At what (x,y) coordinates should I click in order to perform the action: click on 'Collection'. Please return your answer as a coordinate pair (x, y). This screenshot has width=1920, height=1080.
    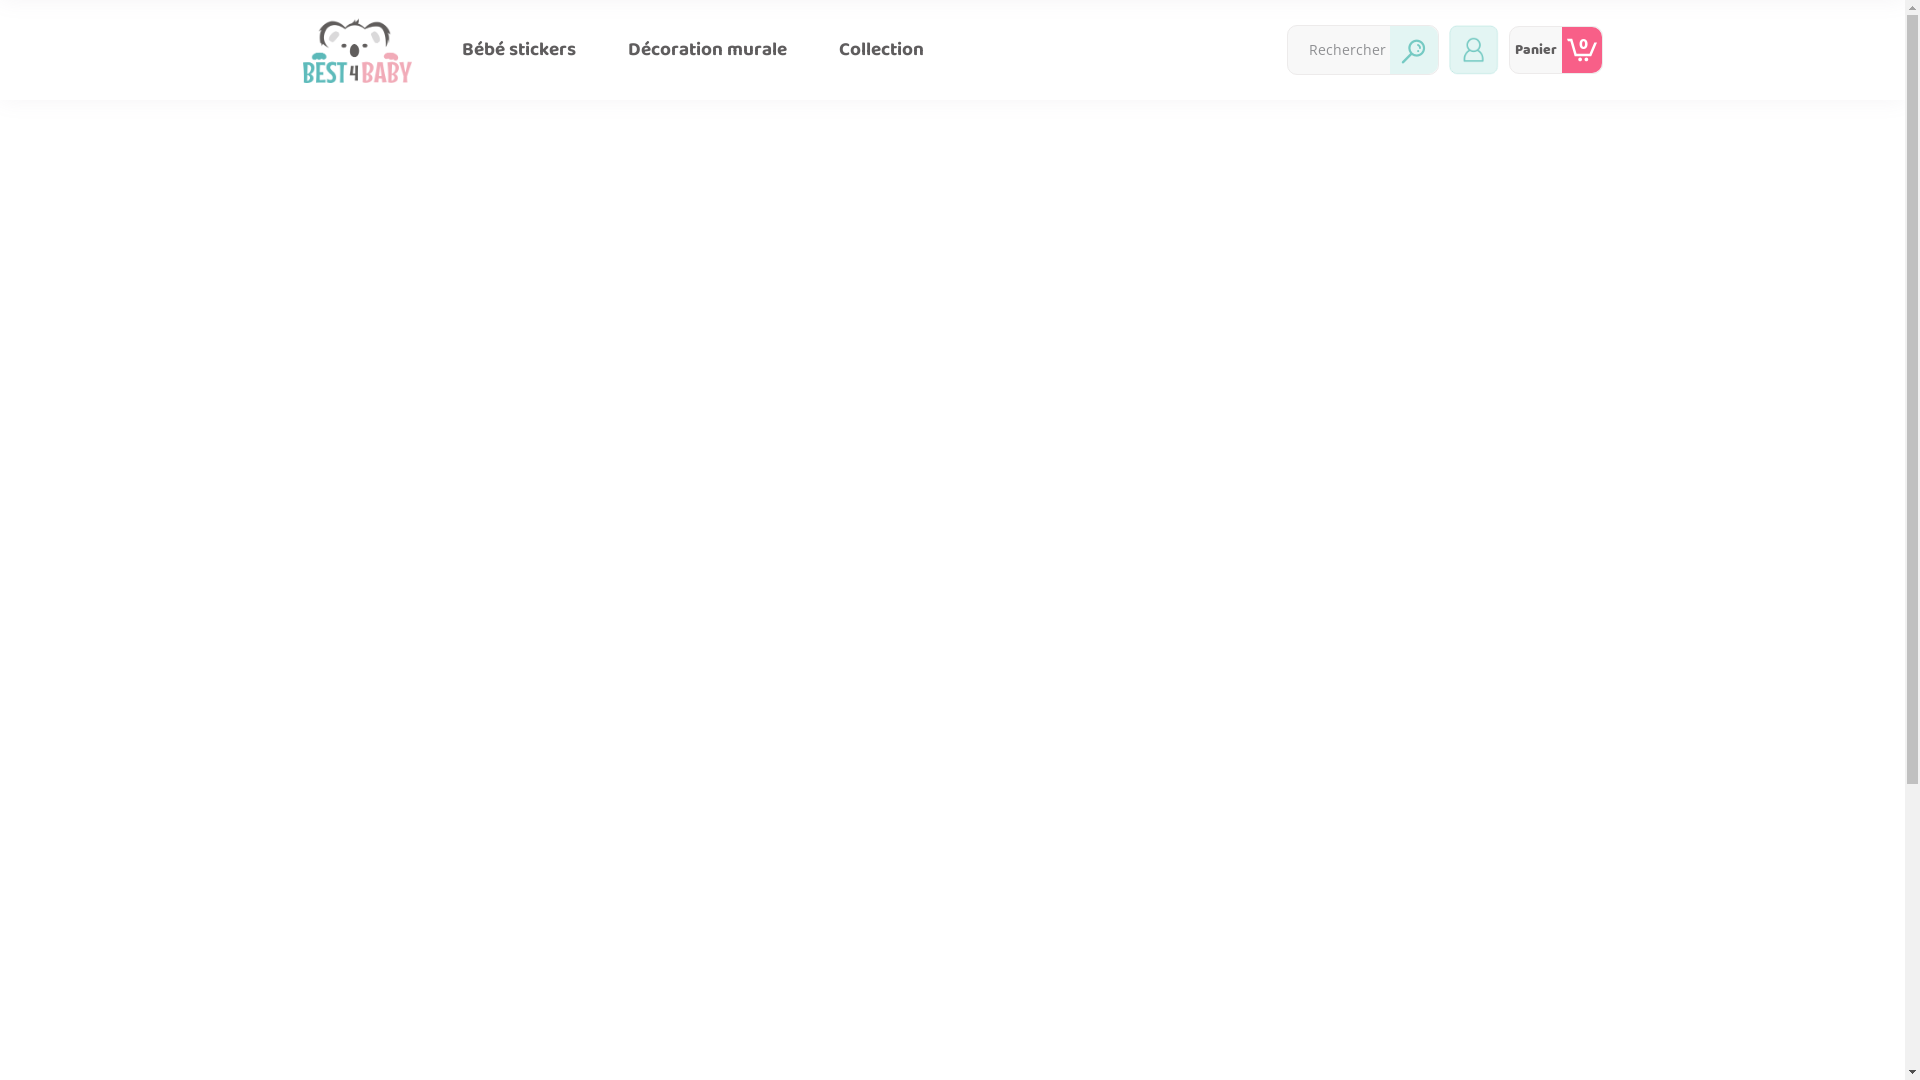
    Looking at the image, I should click on (880, 49).